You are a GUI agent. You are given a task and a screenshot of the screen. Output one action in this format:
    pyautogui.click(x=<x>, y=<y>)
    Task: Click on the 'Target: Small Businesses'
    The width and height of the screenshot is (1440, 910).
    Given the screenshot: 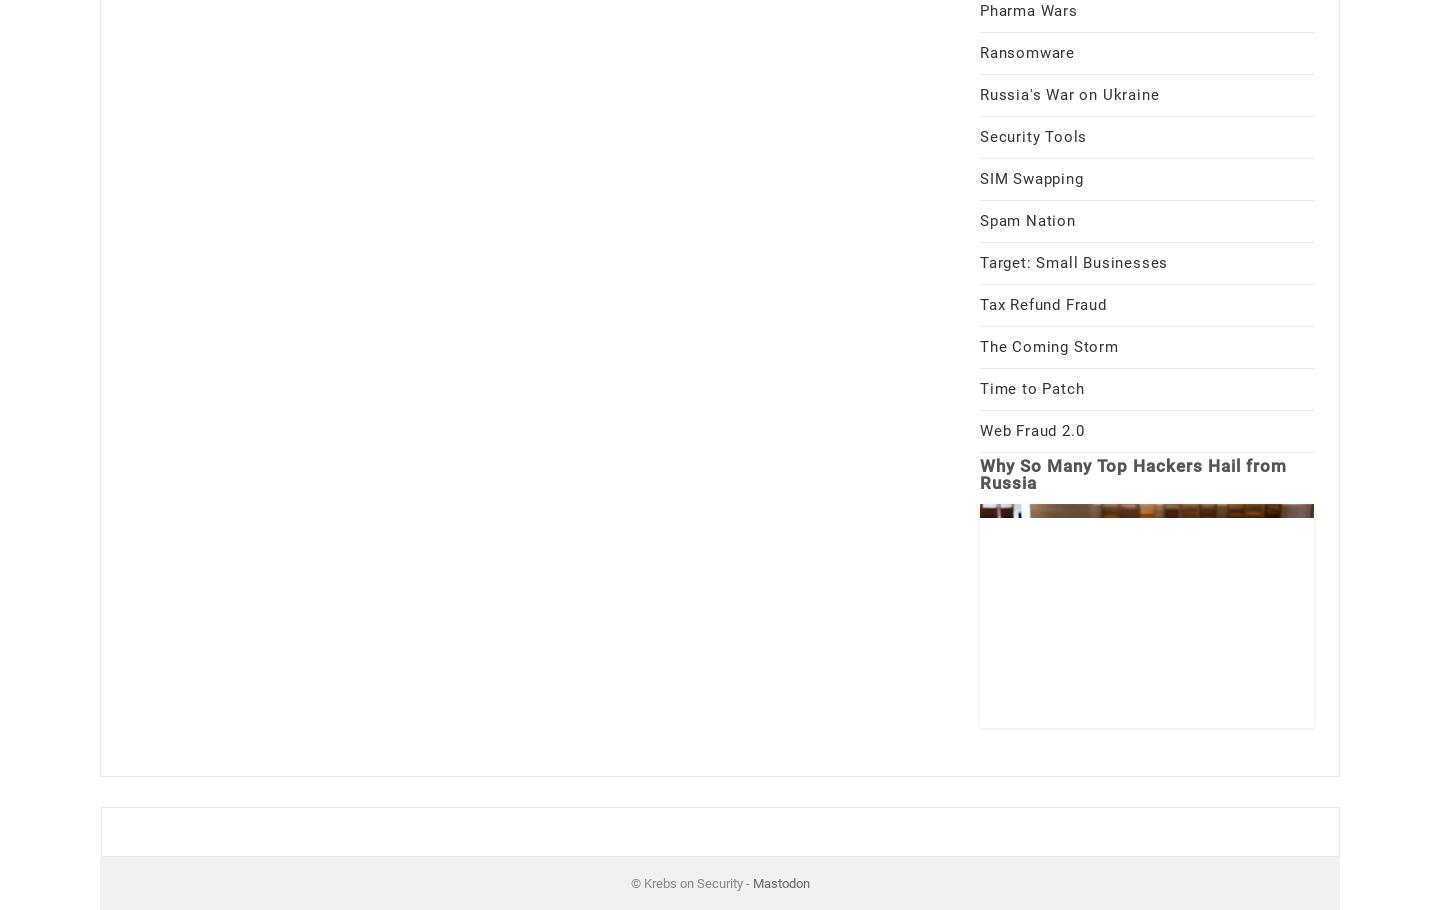 What is the action you would take?
    pyautogui.click(x=1073, y=260)
    